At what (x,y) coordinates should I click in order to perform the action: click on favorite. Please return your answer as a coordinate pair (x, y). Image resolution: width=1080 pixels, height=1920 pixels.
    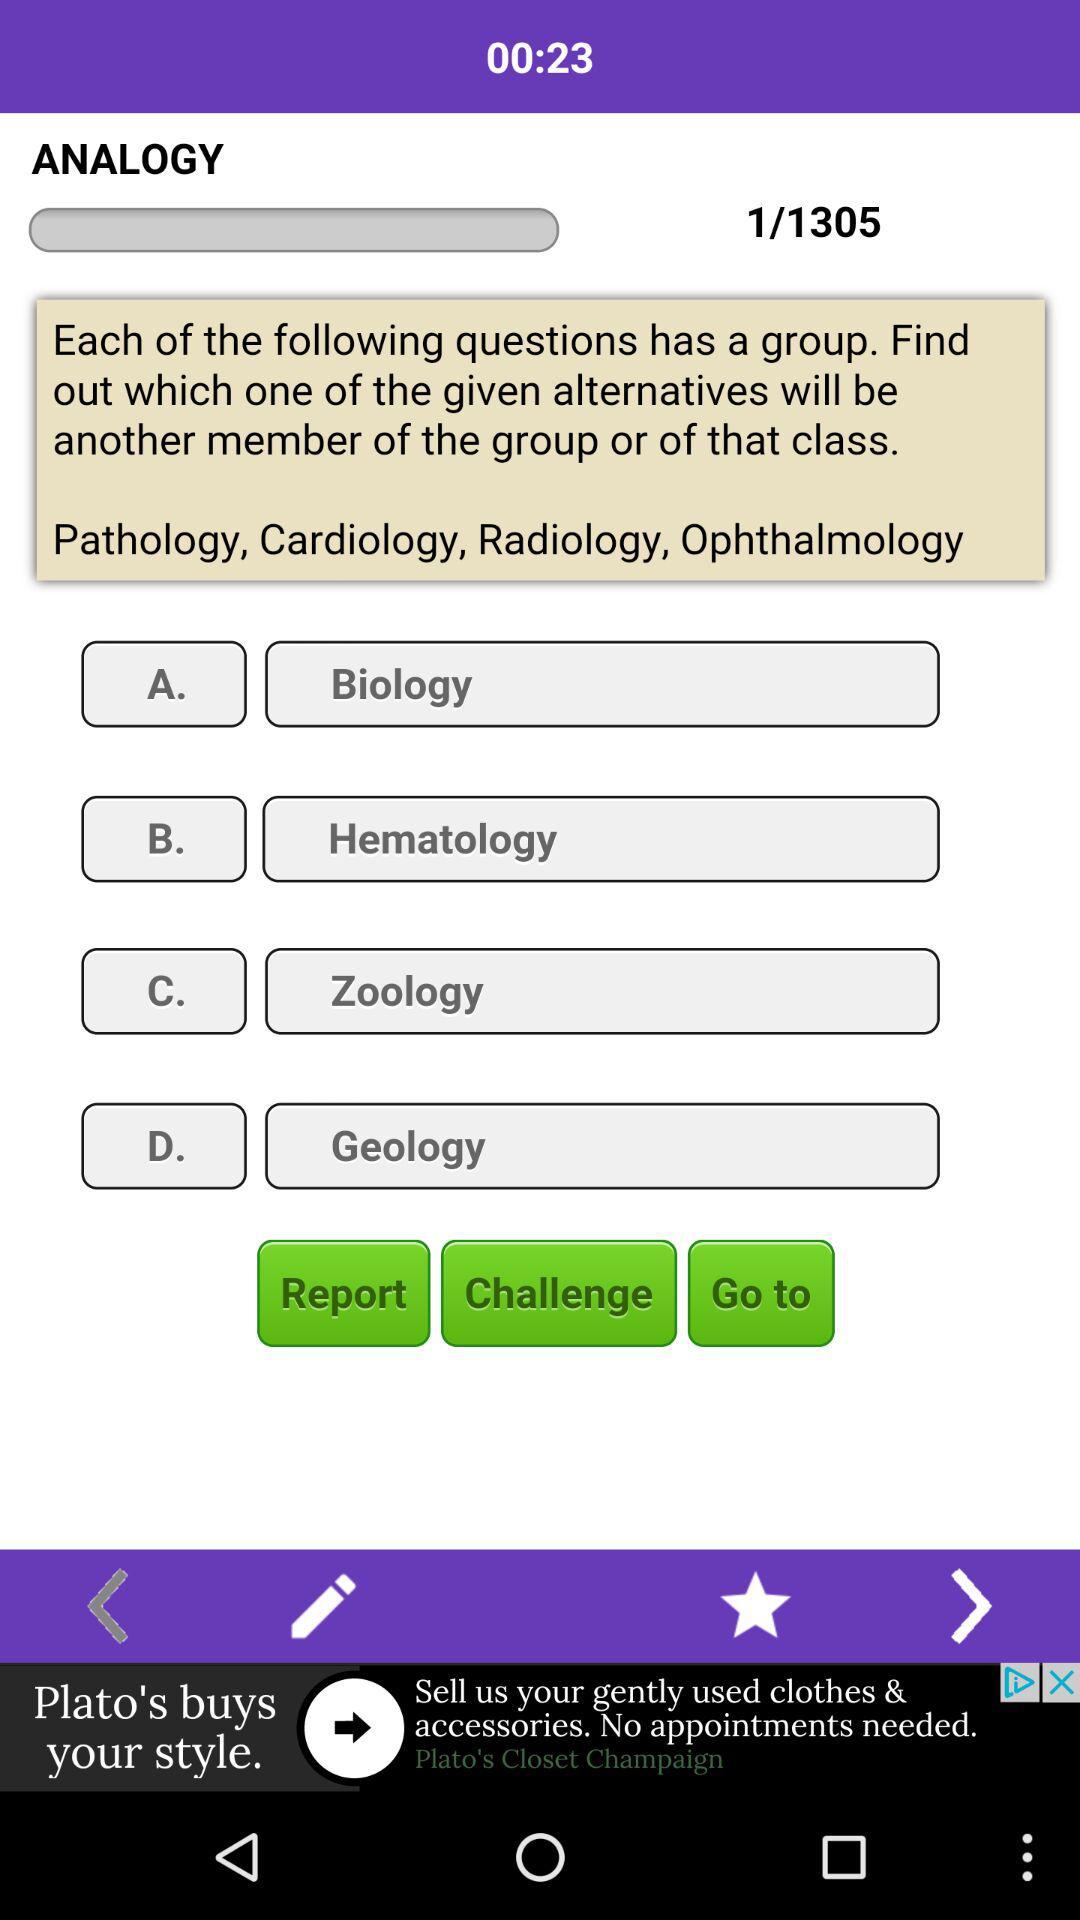
    Looking at the image, I should click on (755, 1606).